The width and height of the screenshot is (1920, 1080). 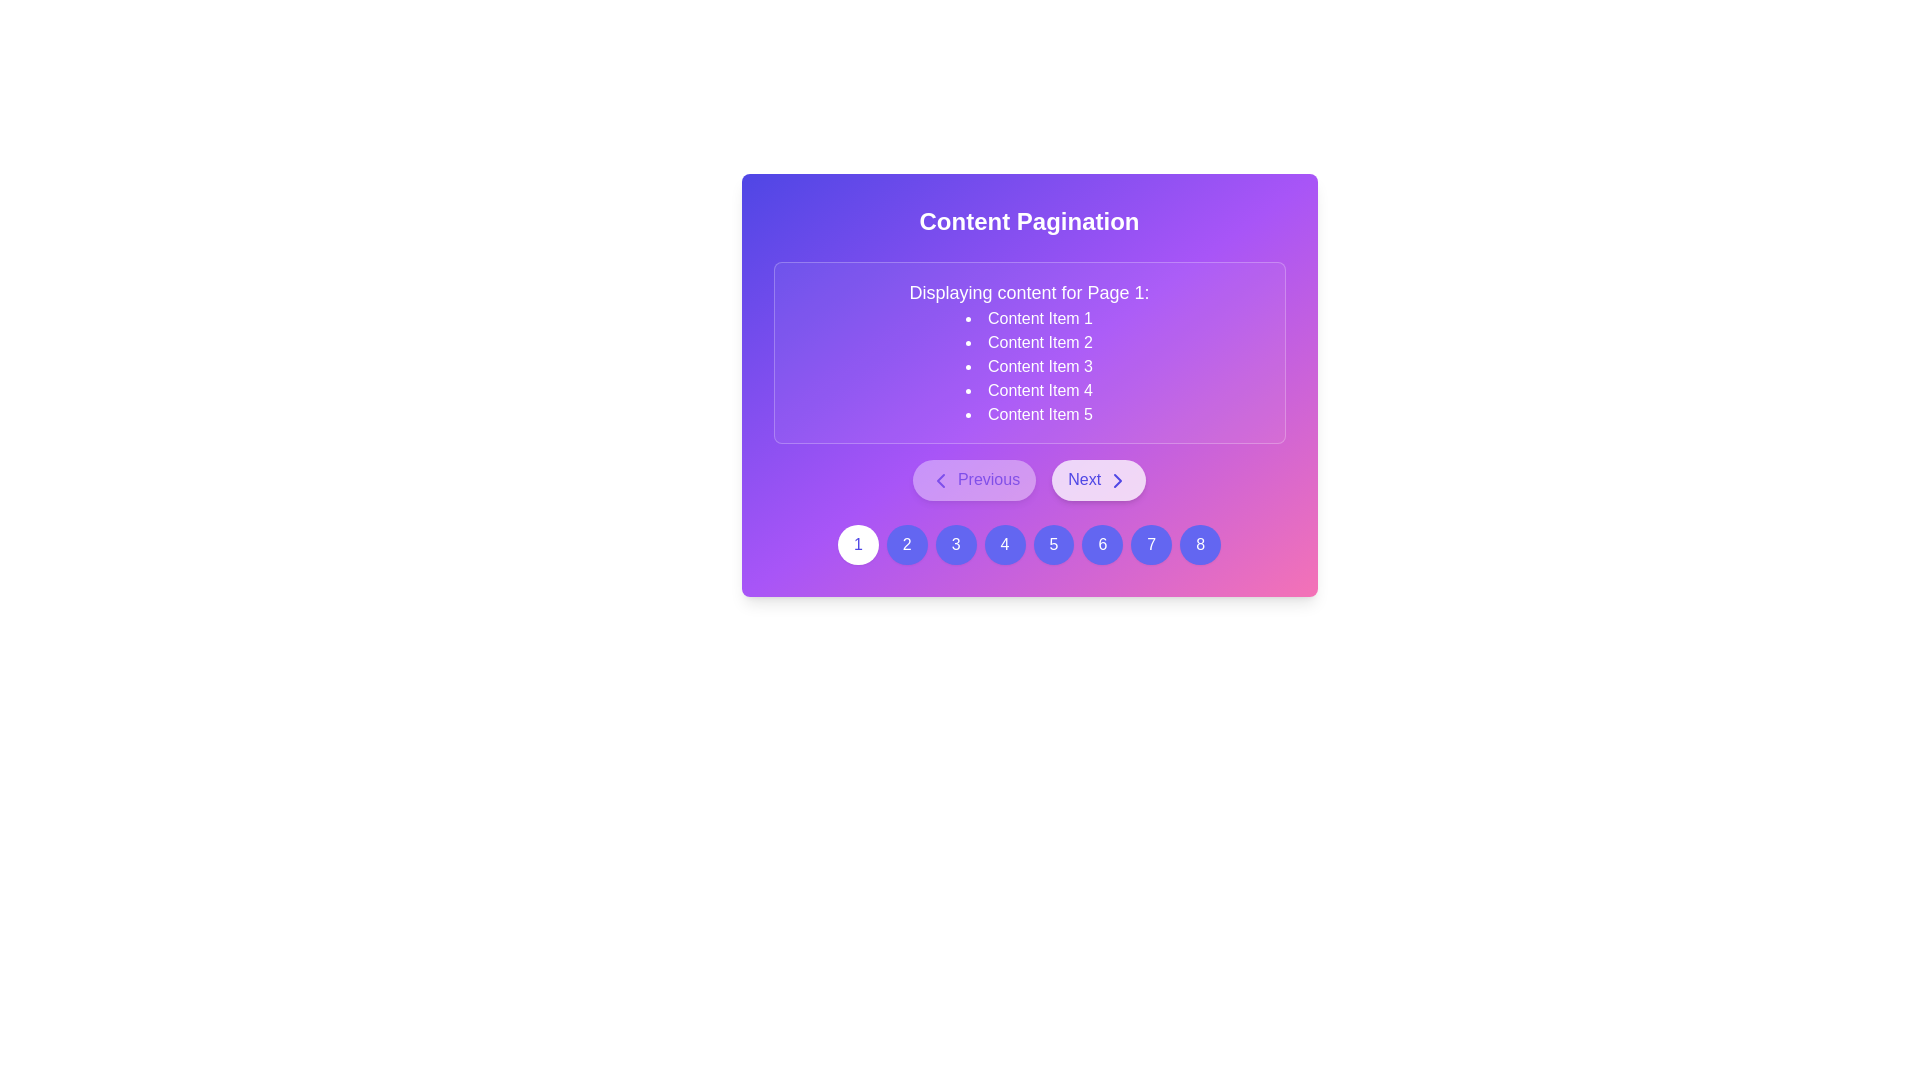 What do you see at coordinates (1116, 480) in the screenshot?
I see `the arrow icon within the 'Next' button` at bounding box center [1116, 480].